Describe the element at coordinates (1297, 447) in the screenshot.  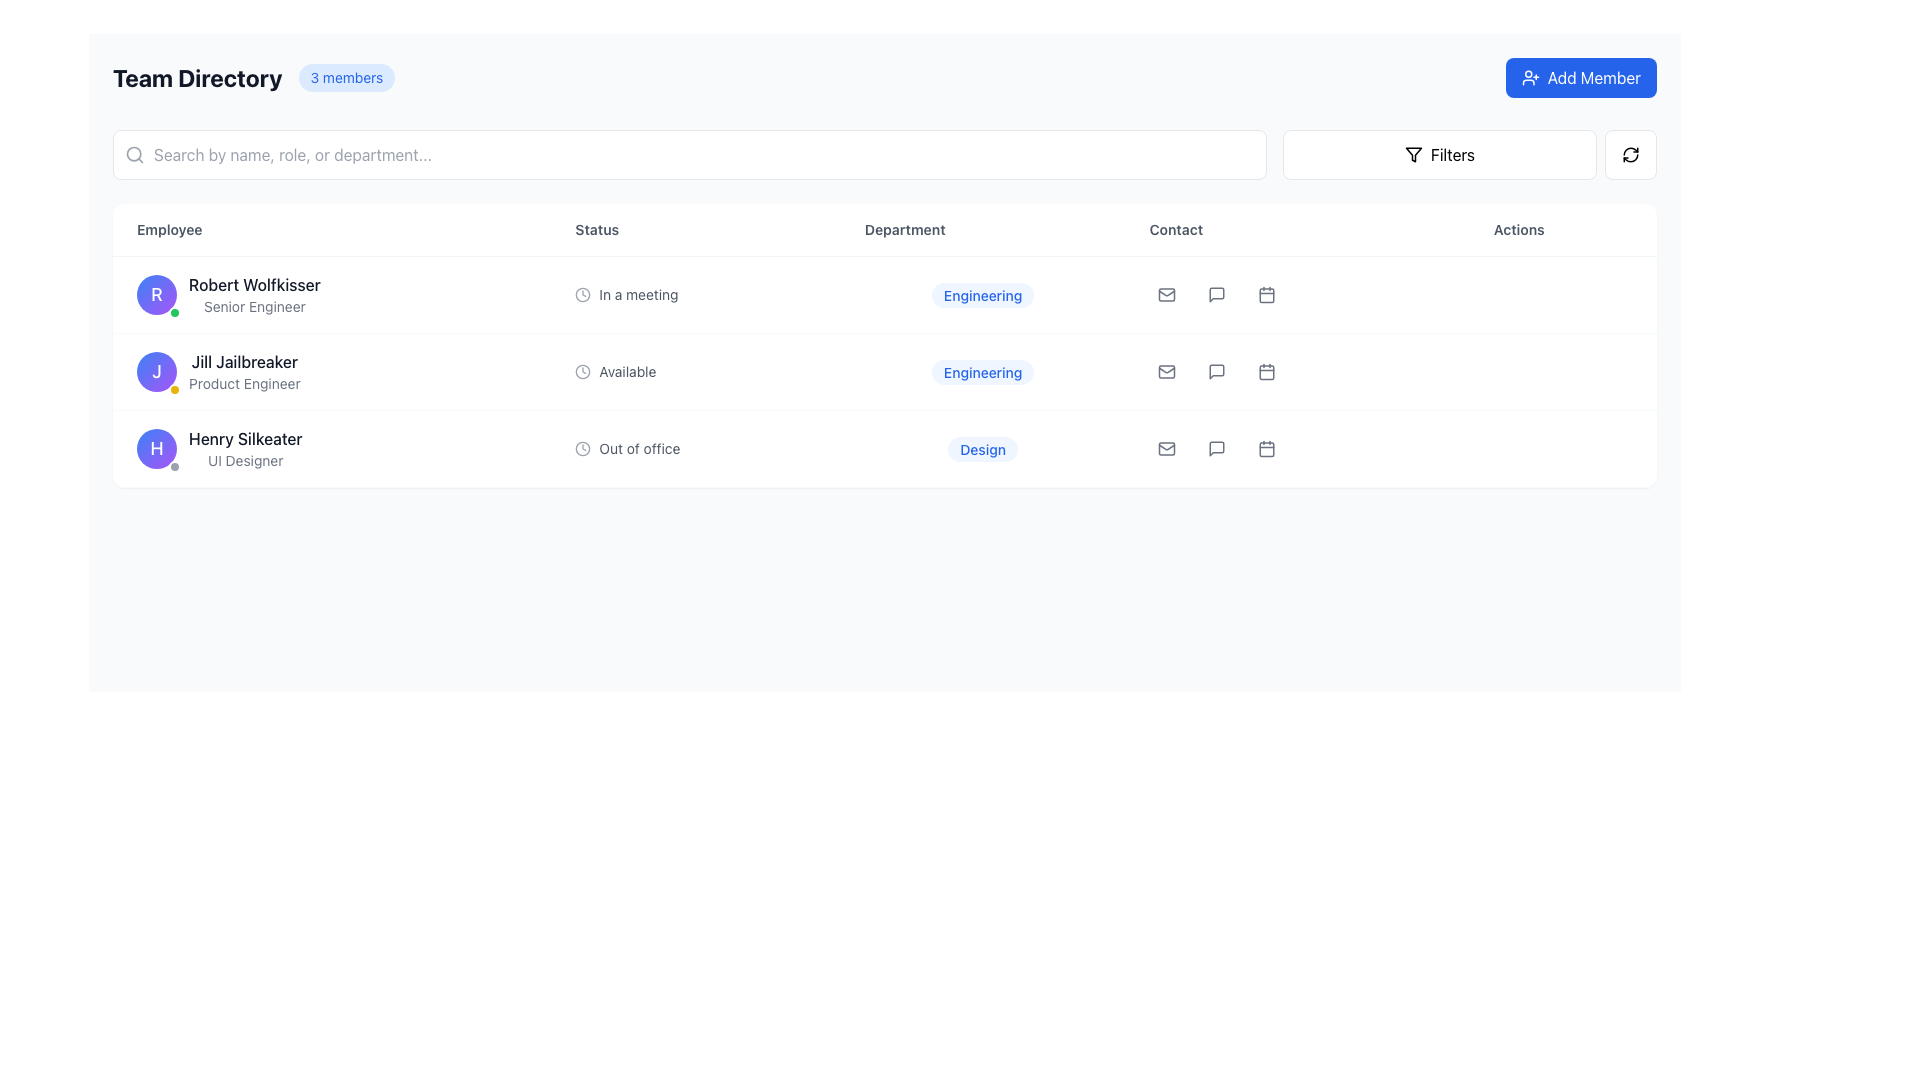
I see `the interactive icon group element in the last row of the table within the 'Contact' column using keyboard arrows` at that location.